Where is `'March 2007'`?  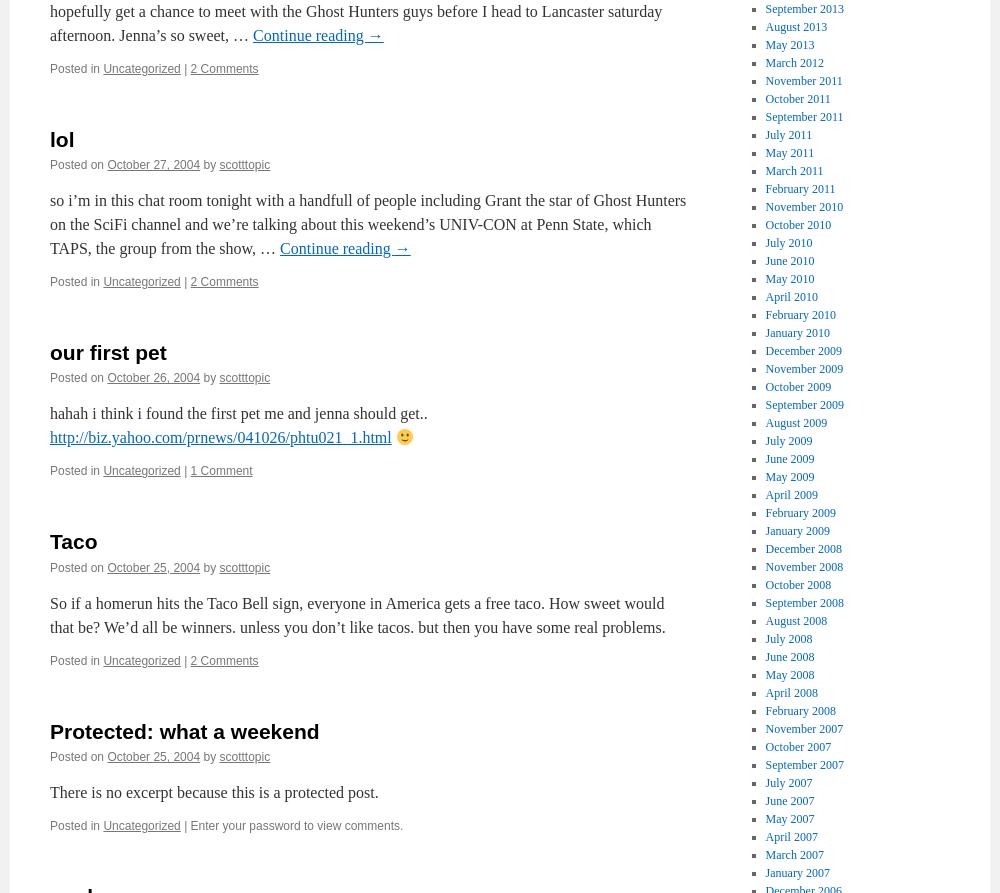
'March 2007' is located at coordinates (765, 852).